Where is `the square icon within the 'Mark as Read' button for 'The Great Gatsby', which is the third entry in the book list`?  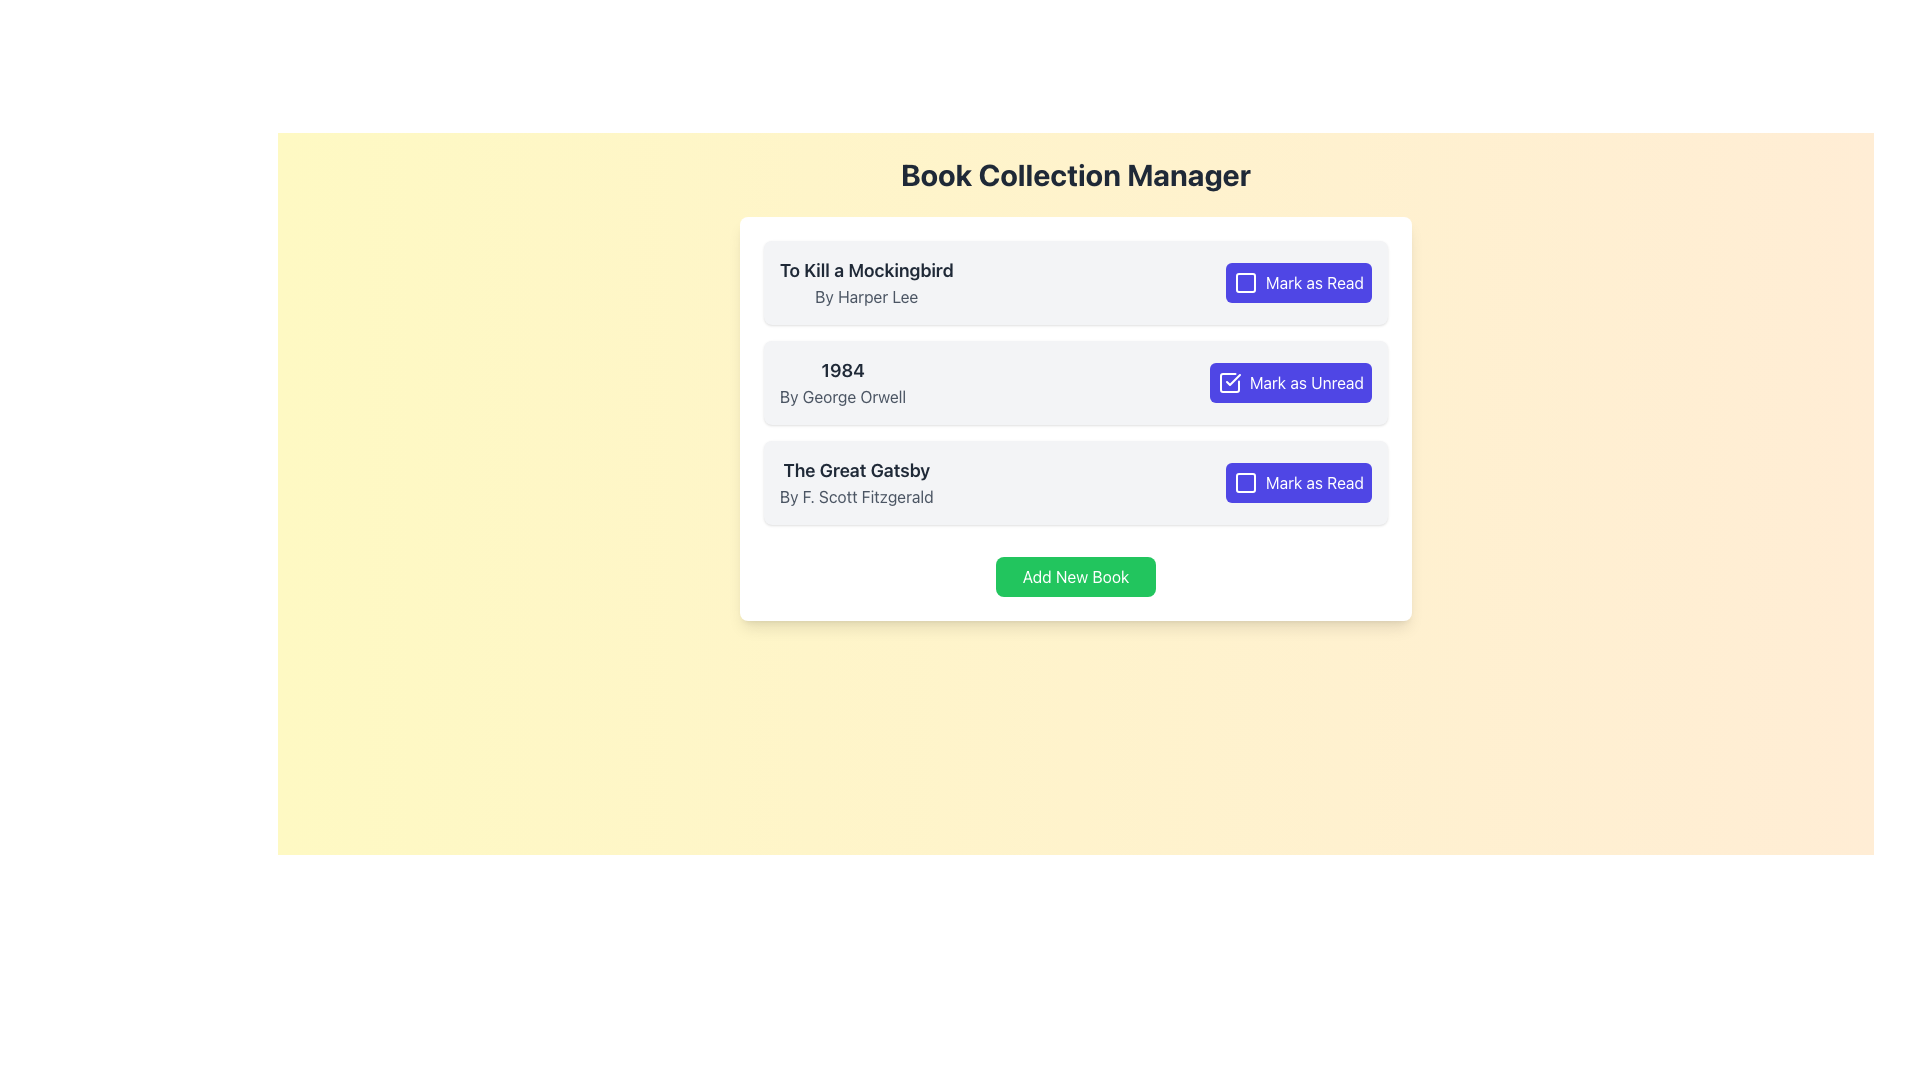 the square icon within the 'Mark as Read' button for 'The Great Gatsby', which is the third entry in the book list is located at coordinates (1244, 482).